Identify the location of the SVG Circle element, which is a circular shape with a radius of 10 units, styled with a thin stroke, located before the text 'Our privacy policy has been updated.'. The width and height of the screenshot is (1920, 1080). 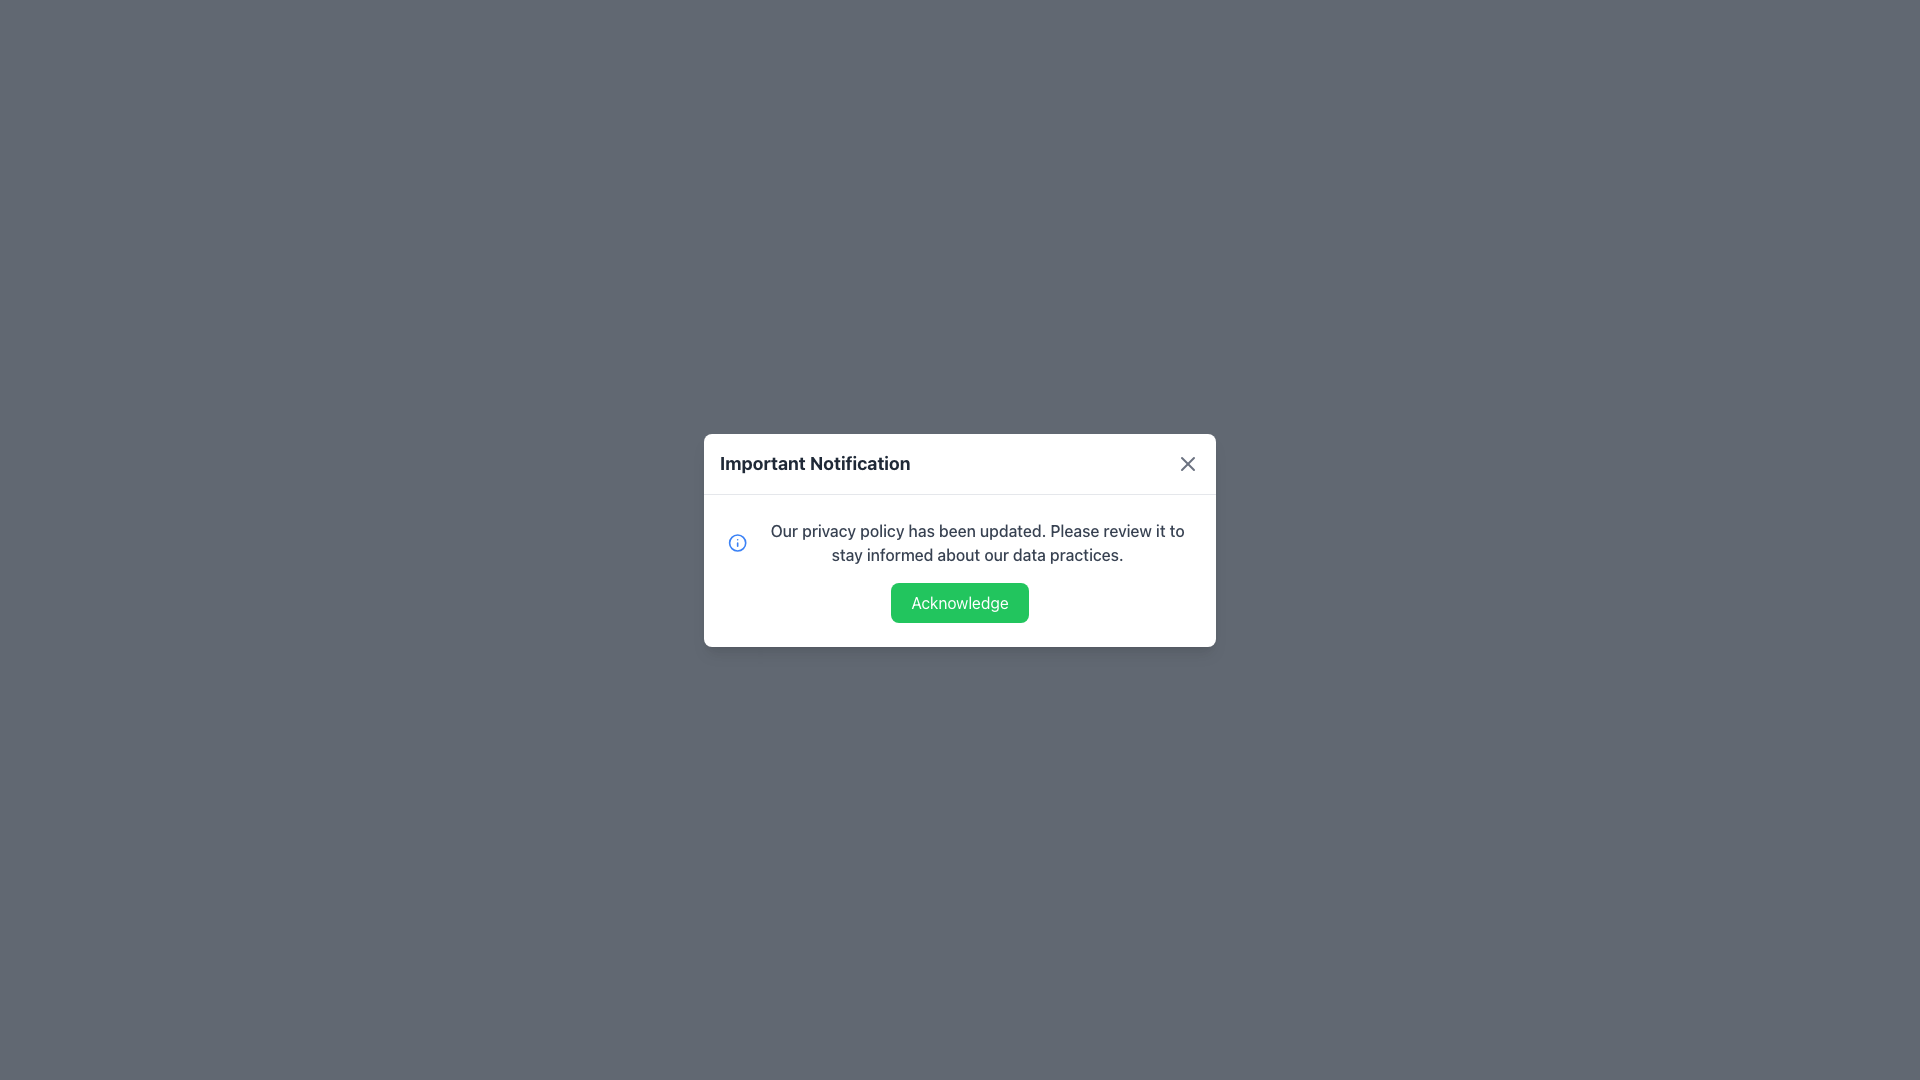
(736, 542).